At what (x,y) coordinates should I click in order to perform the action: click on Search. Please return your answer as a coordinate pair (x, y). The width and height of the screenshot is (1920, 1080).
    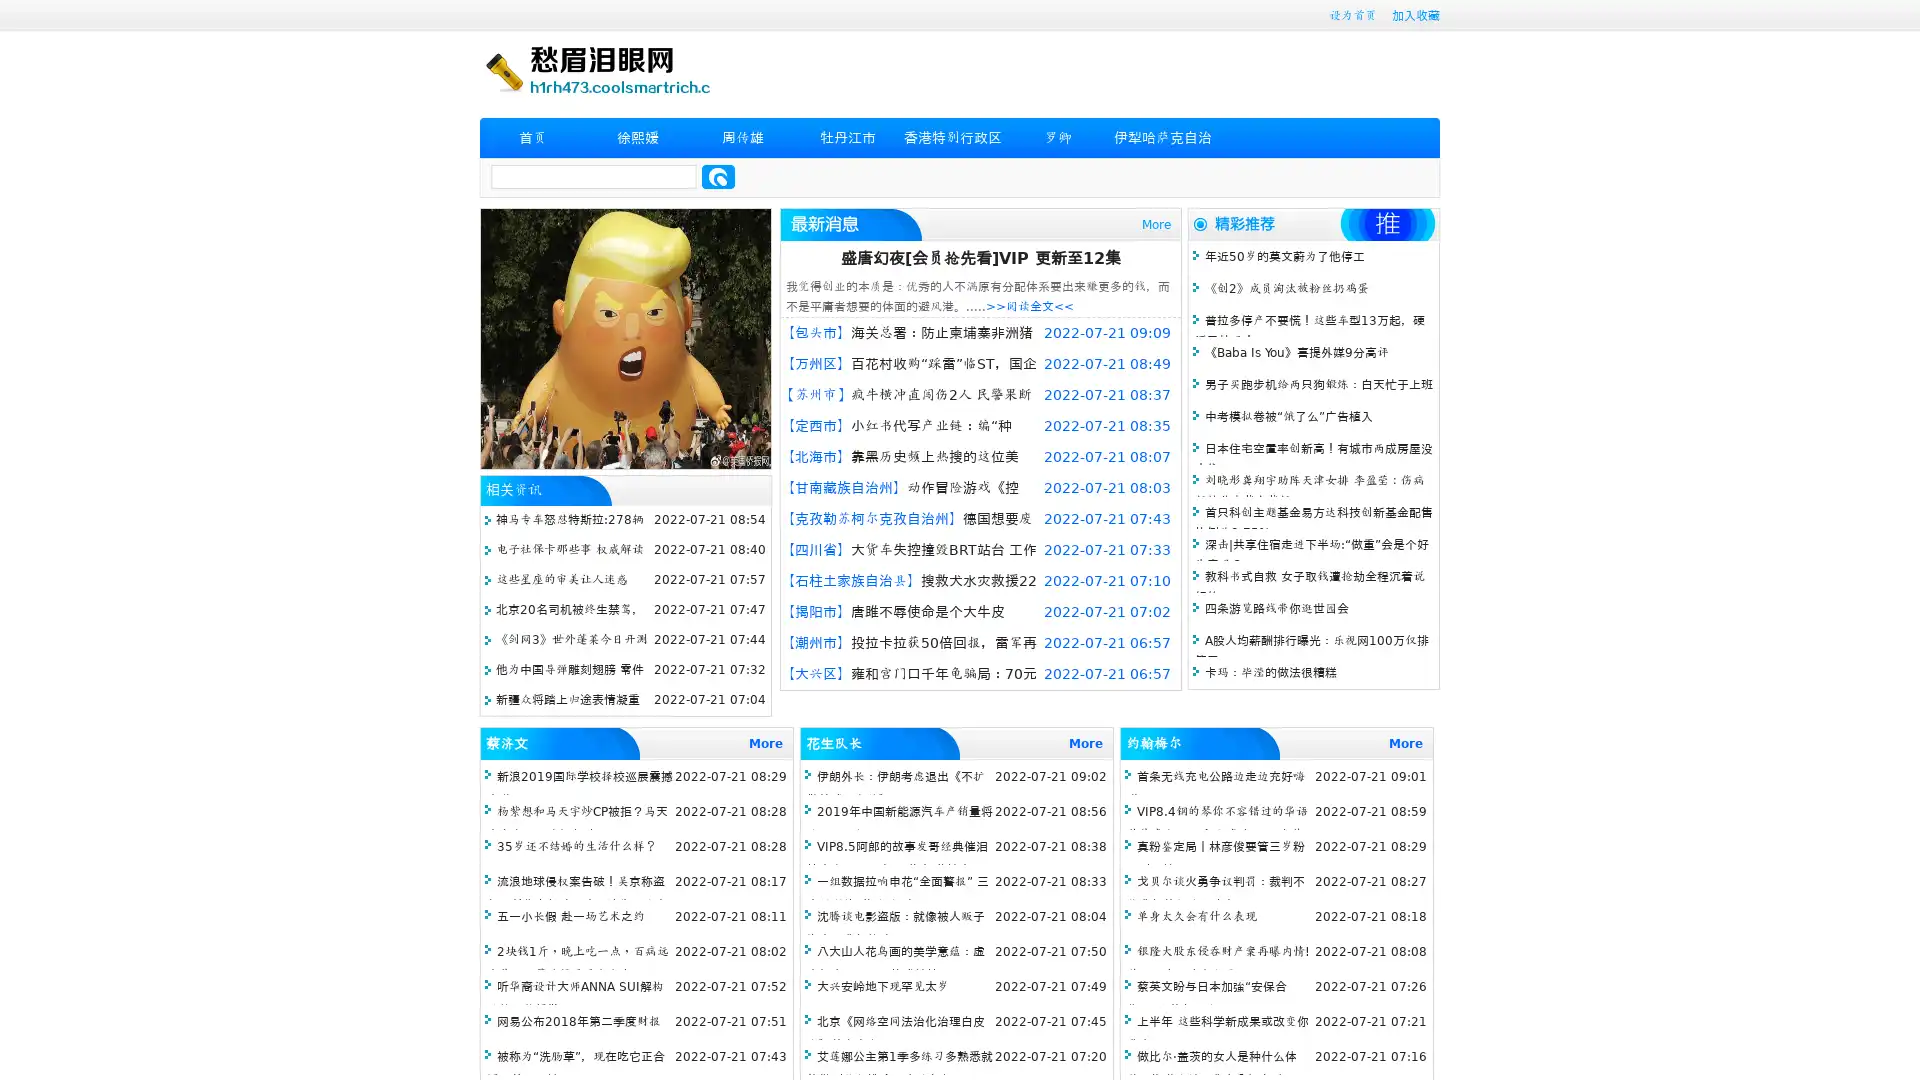
    Looking at the image, I should click on (718, 176).